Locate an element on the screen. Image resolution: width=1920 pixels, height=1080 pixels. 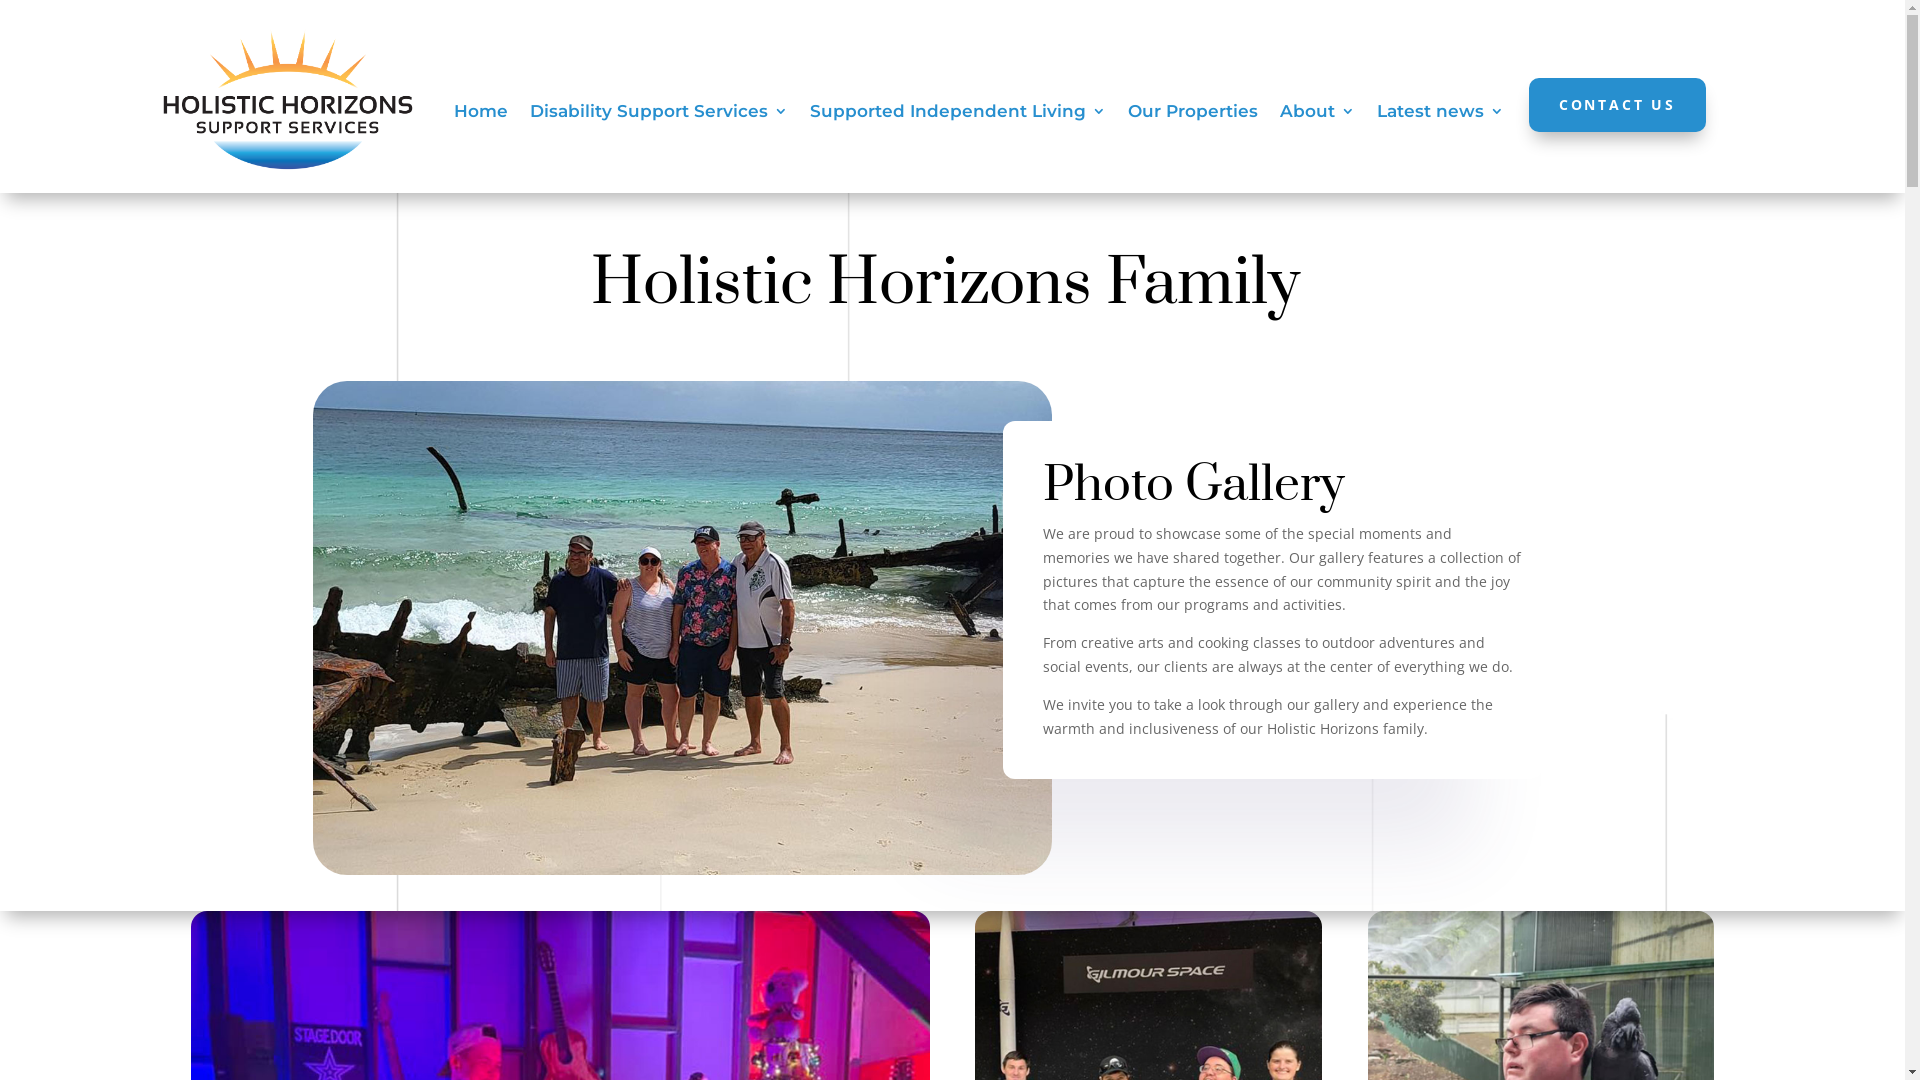
'CONTACT US' is located at coordinates (1617, 104).